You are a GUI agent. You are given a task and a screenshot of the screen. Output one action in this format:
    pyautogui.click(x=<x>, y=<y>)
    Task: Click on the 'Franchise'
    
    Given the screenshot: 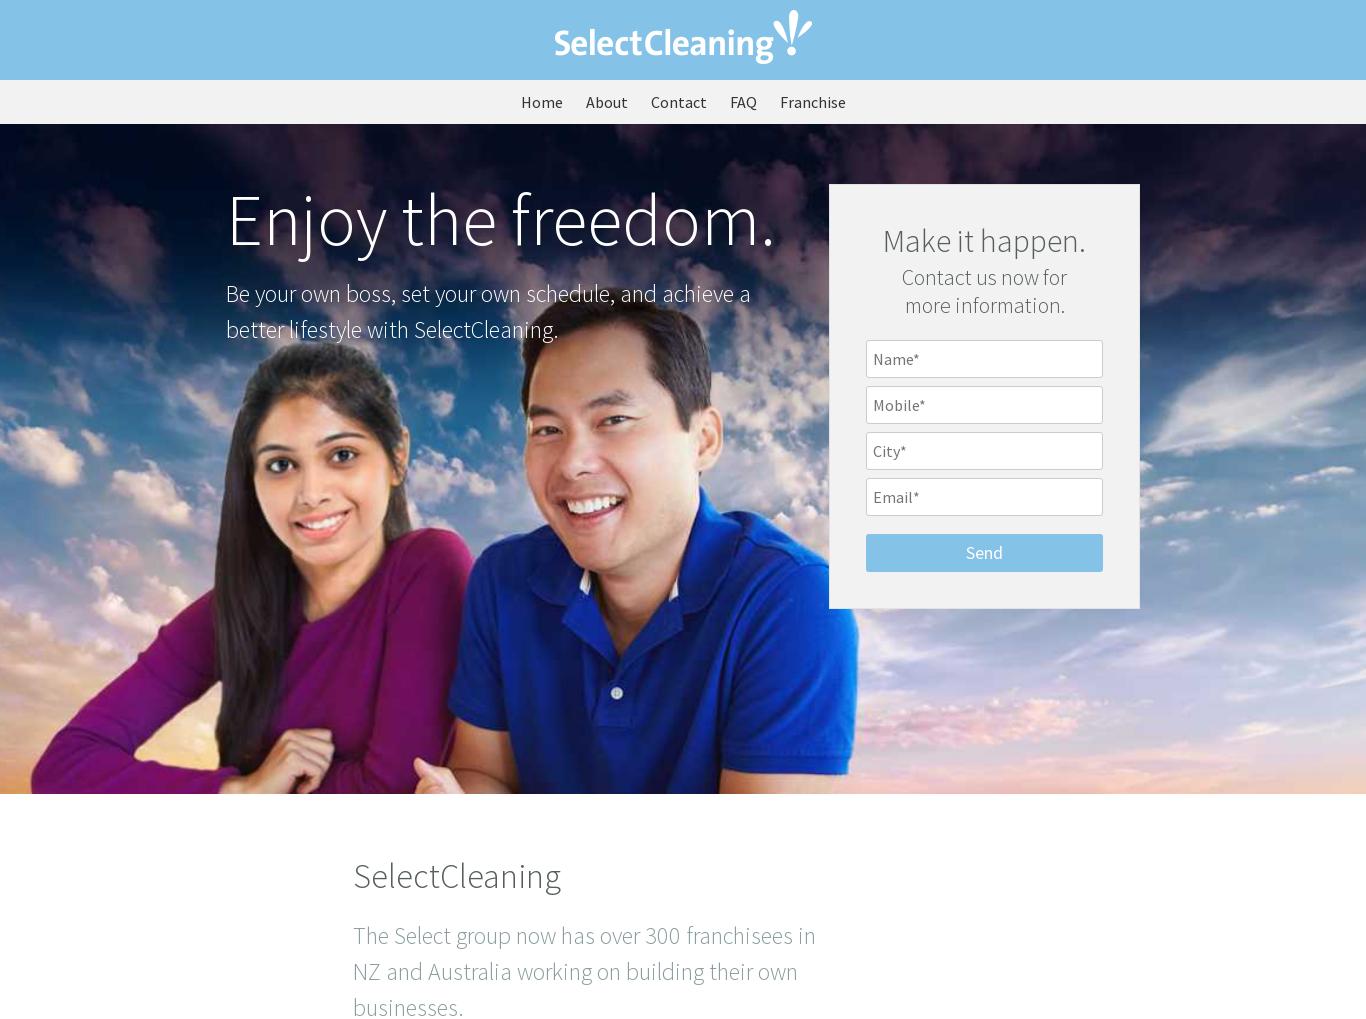 What is the action you would take?
    pyautogui.click(x=810, y=101)
    